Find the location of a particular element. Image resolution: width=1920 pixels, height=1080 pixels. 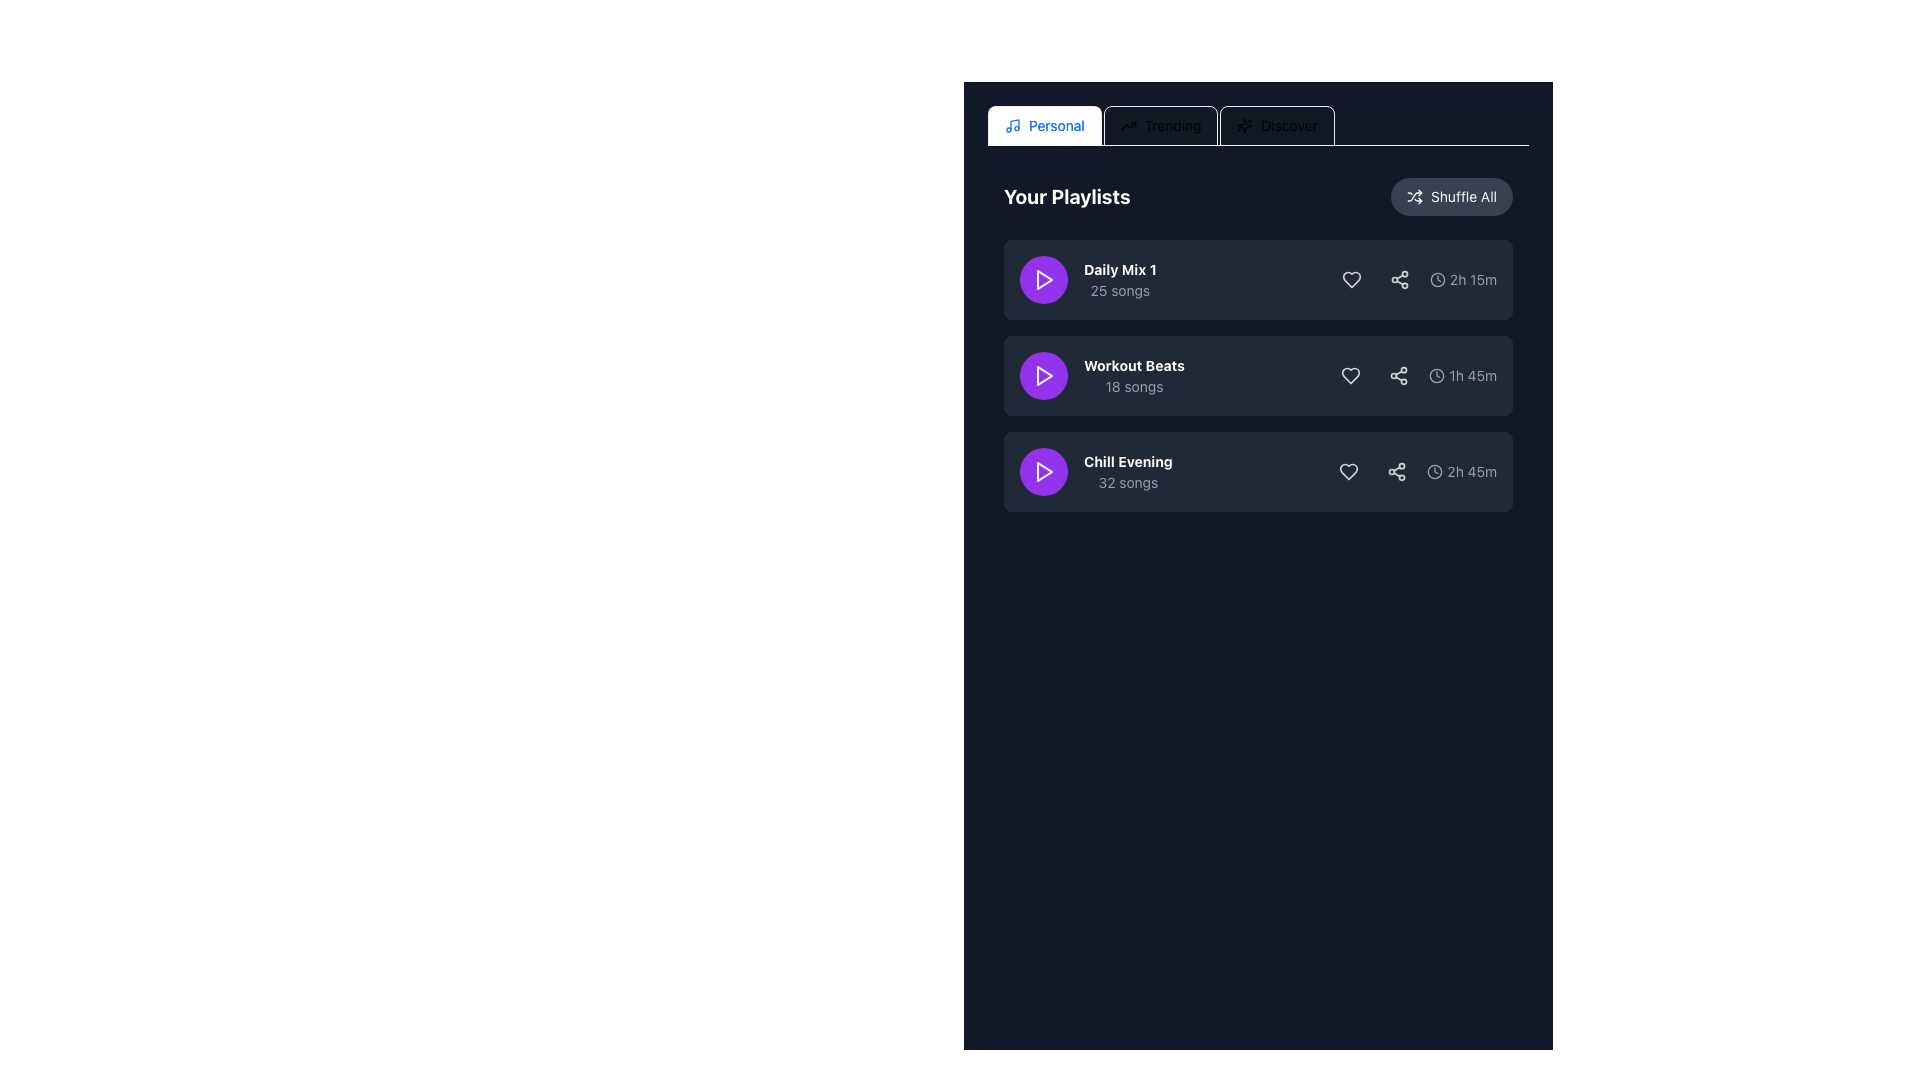

the heart-shaped icon located to the right of the 'Workout Beats' playlist item and adjacent to the duration text '1h 45m' to like or unlike the playlist is located at coordinates (1351, 375).